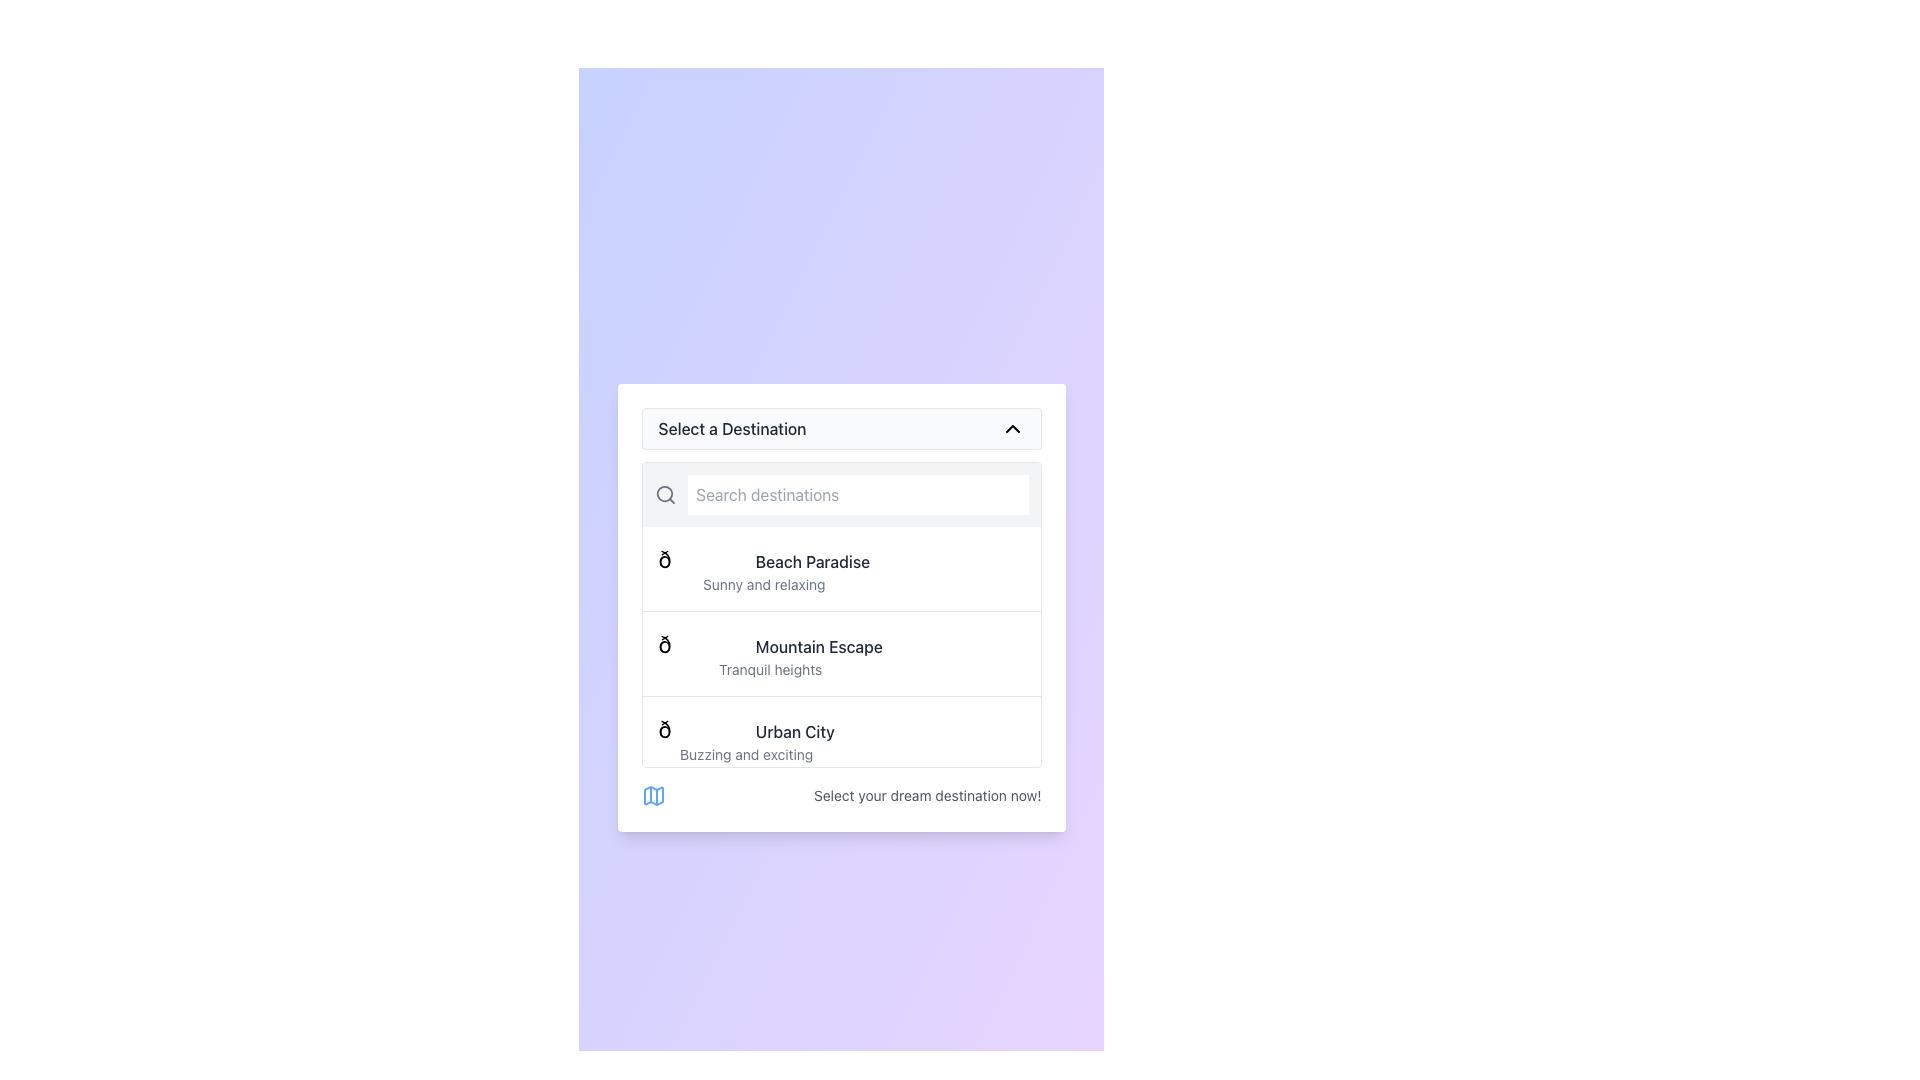  I want to click on the Text Label displaying 'Tranquil heights', which is styled in a smaller gray font and located below 'Mountain Escape' in the destination list within the modal, so click(769, 670).